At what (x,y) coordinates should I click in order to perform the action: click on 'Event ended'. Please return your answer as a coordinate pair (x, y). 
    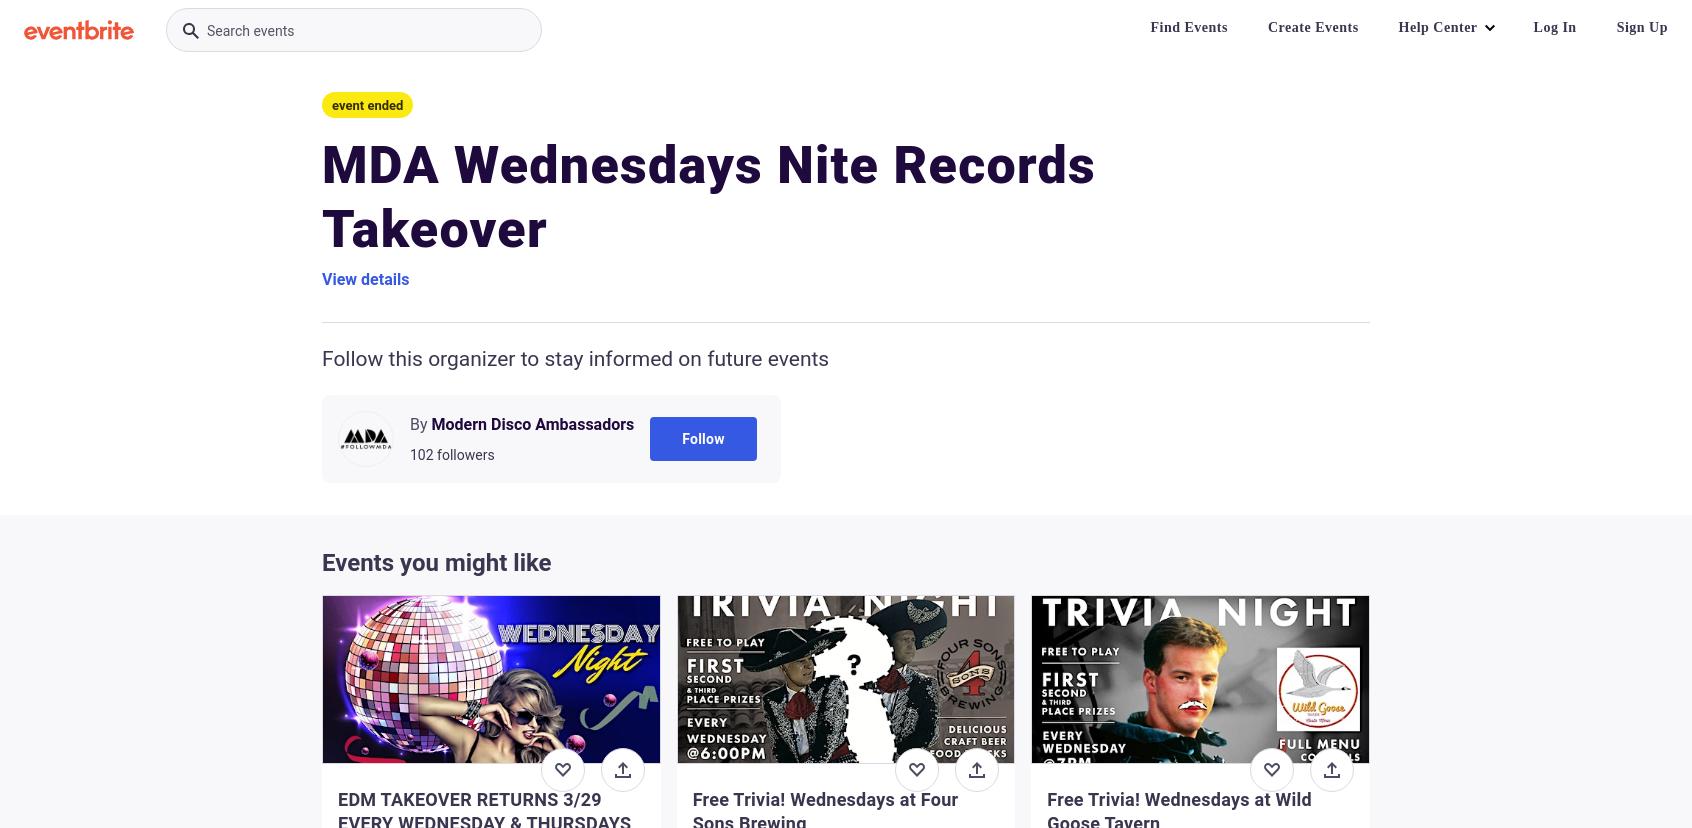
    Looking at the image, I should click on (330, 104).